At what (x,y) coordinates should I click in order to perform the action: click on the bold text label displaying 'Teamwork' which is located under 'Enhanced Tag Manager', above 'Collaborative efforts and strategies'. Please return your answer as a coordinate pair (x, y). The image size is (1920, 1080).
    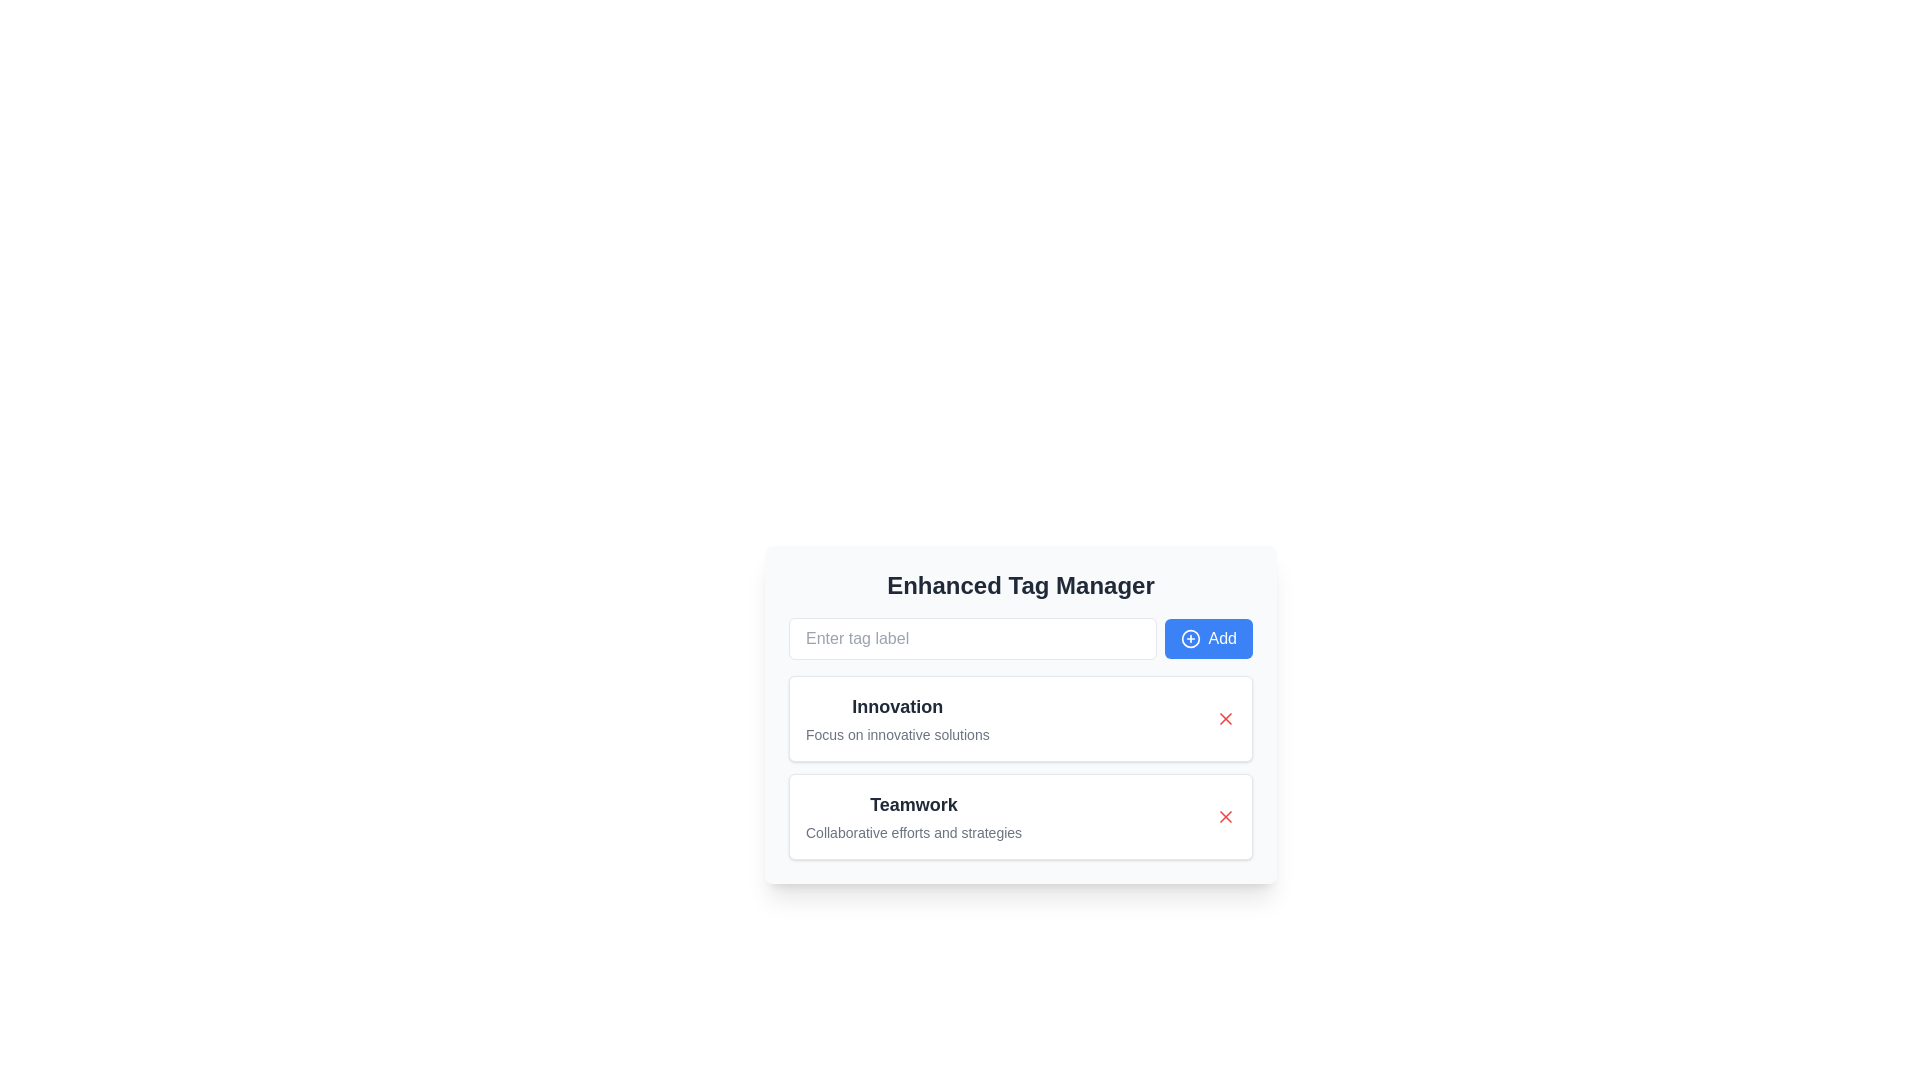
    Looking at the image, I should click on (913, 804).